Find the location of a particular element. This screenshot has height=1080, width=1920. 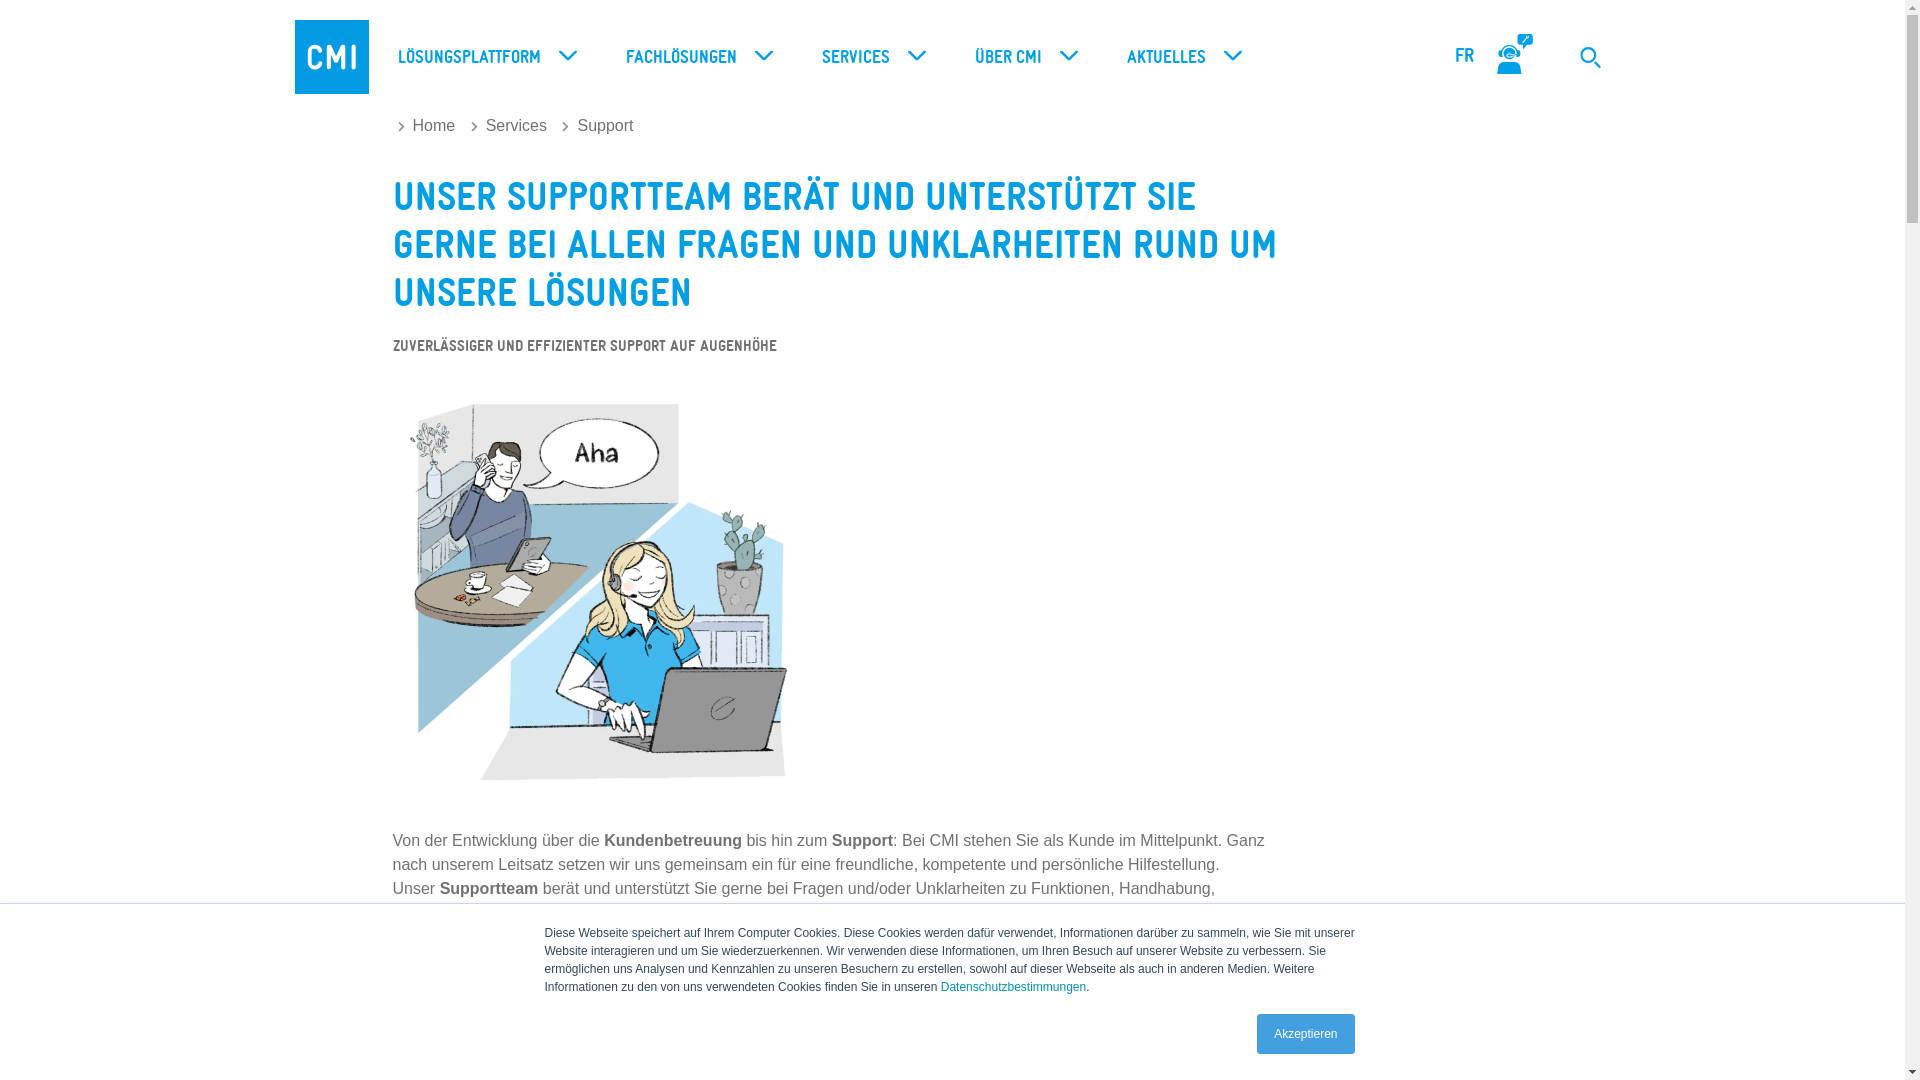

'Home' is located at coordinates (426, 125).